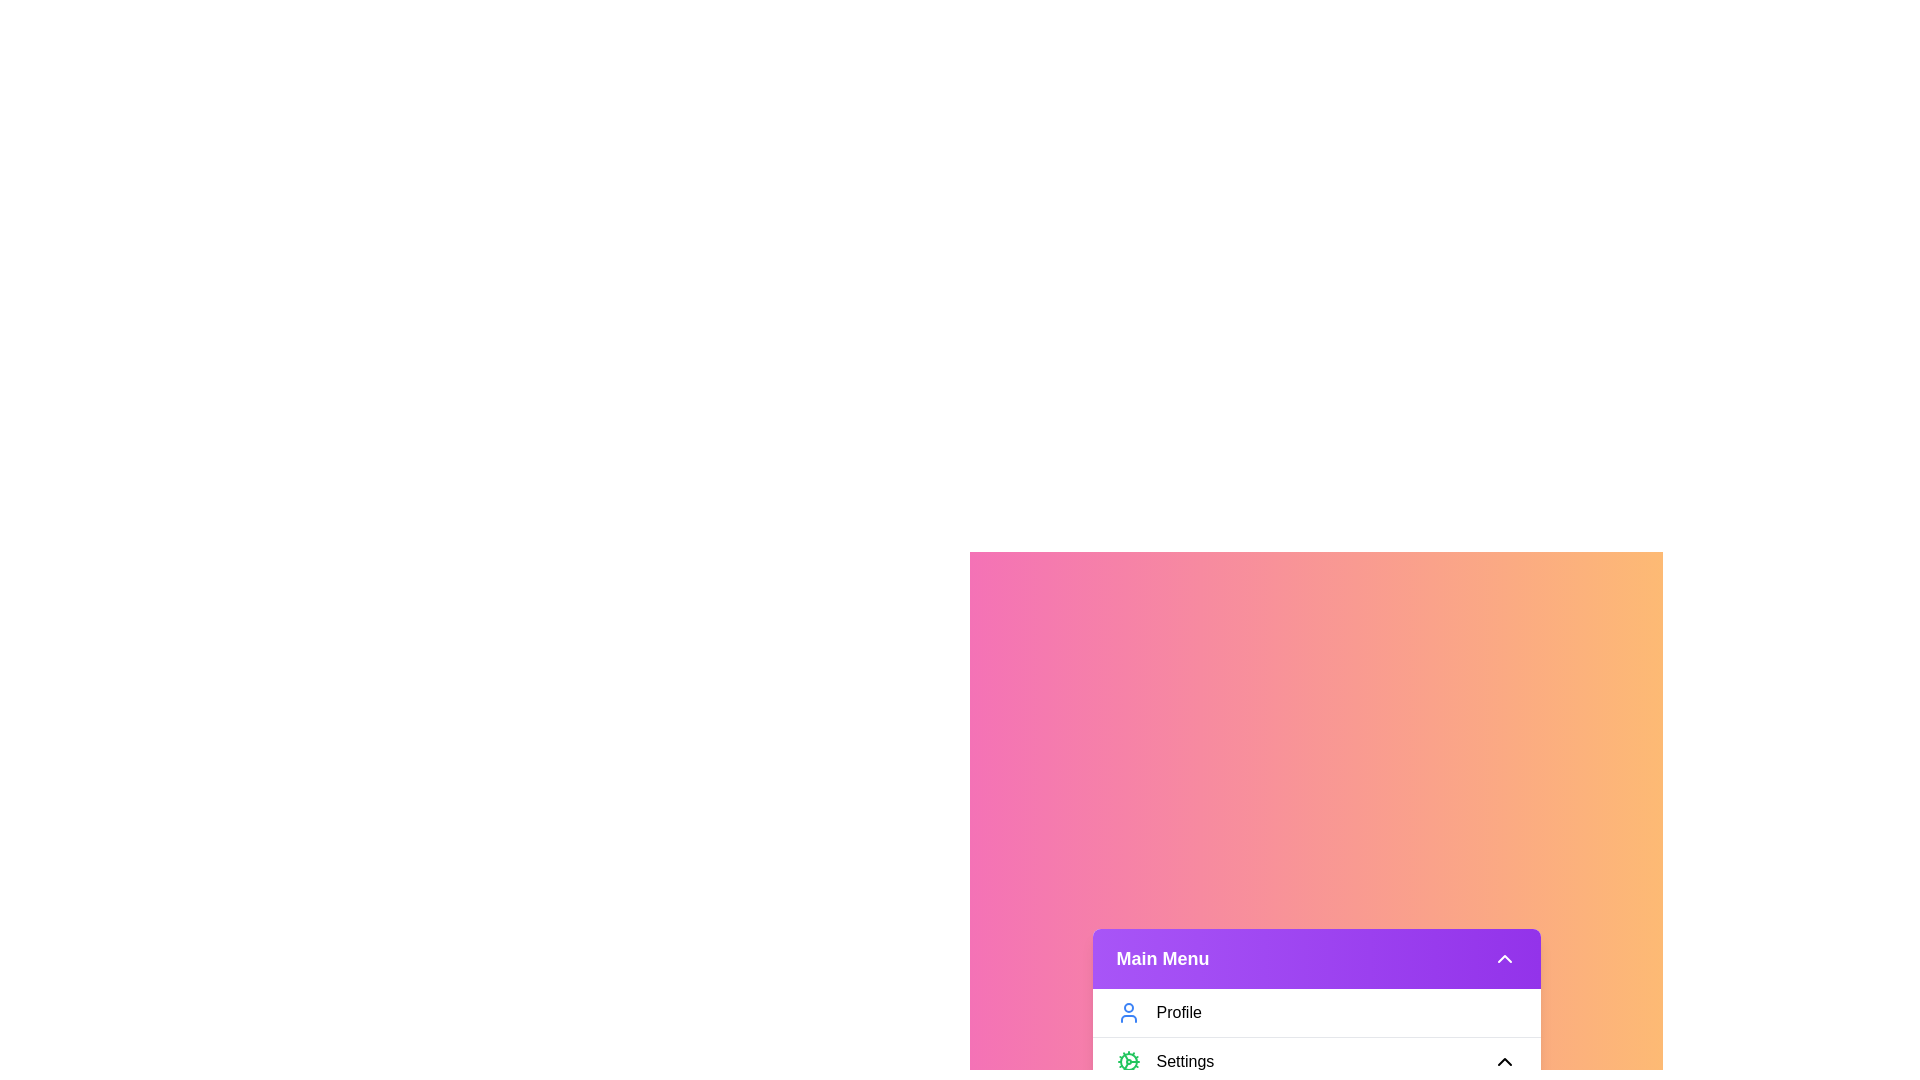 The image size is (1920, 1080). I want to click on the user profile icon located to the left of the 'Profile' text in the menu, so click(1128, 1012).